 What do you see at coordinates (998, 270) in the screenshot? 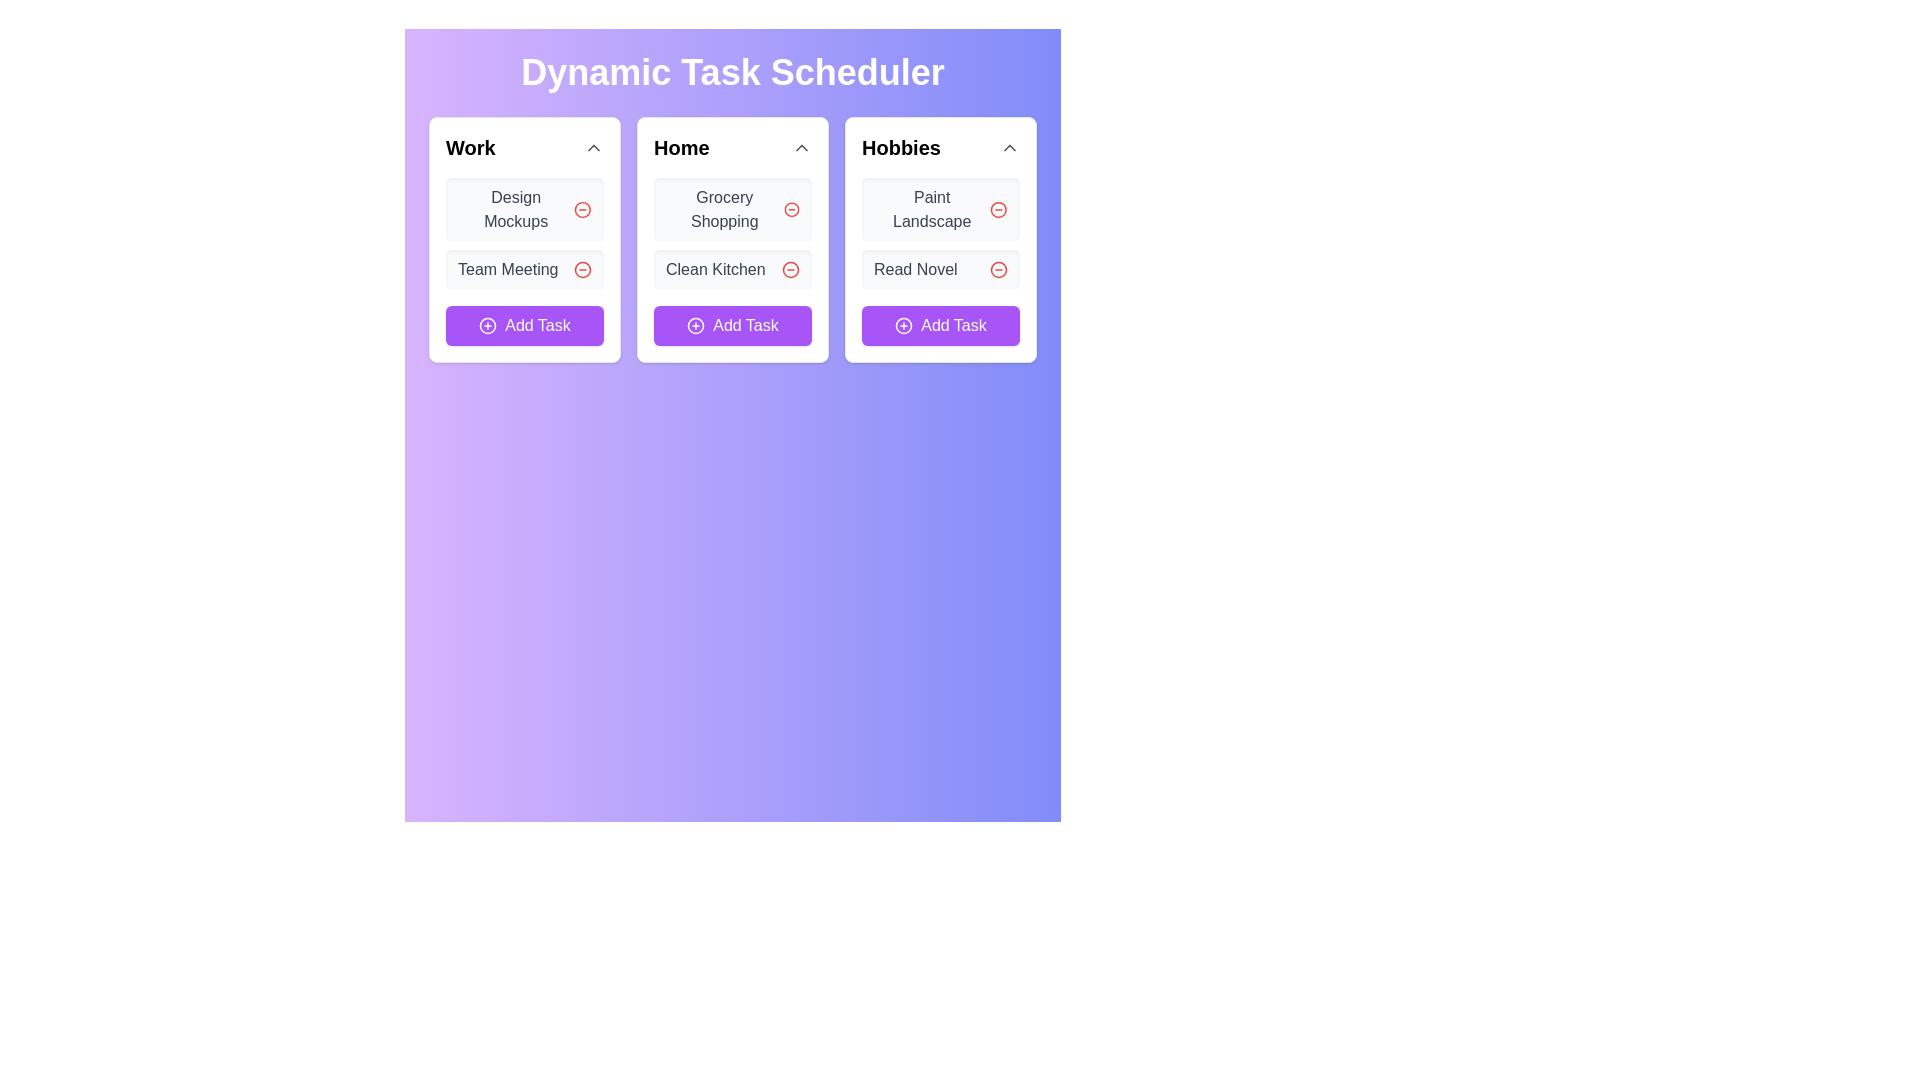
I see `the circular minus icon with a red stroke that indicates a removal action, located to the right of 'Read Novel' in the Hobbies section` at bounding box center [998, 270].